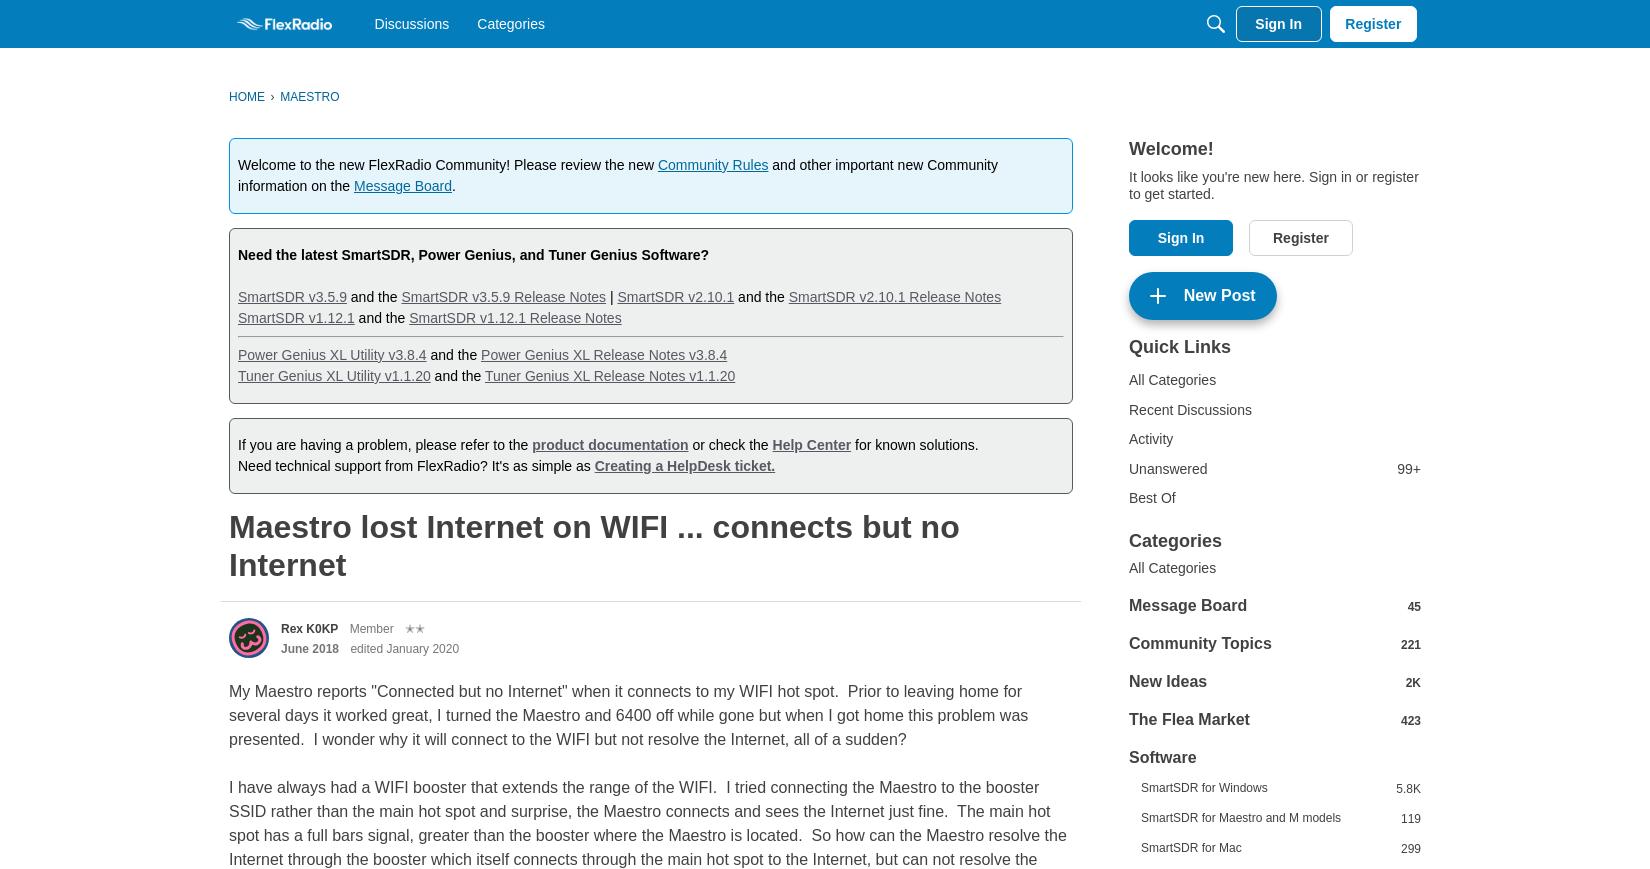 Image resolution: width=1650 pixels, height=869 pixels. Describe the element at coordinates (1200, 642) in the screenshot. I see `'Community Topics'` at that location.